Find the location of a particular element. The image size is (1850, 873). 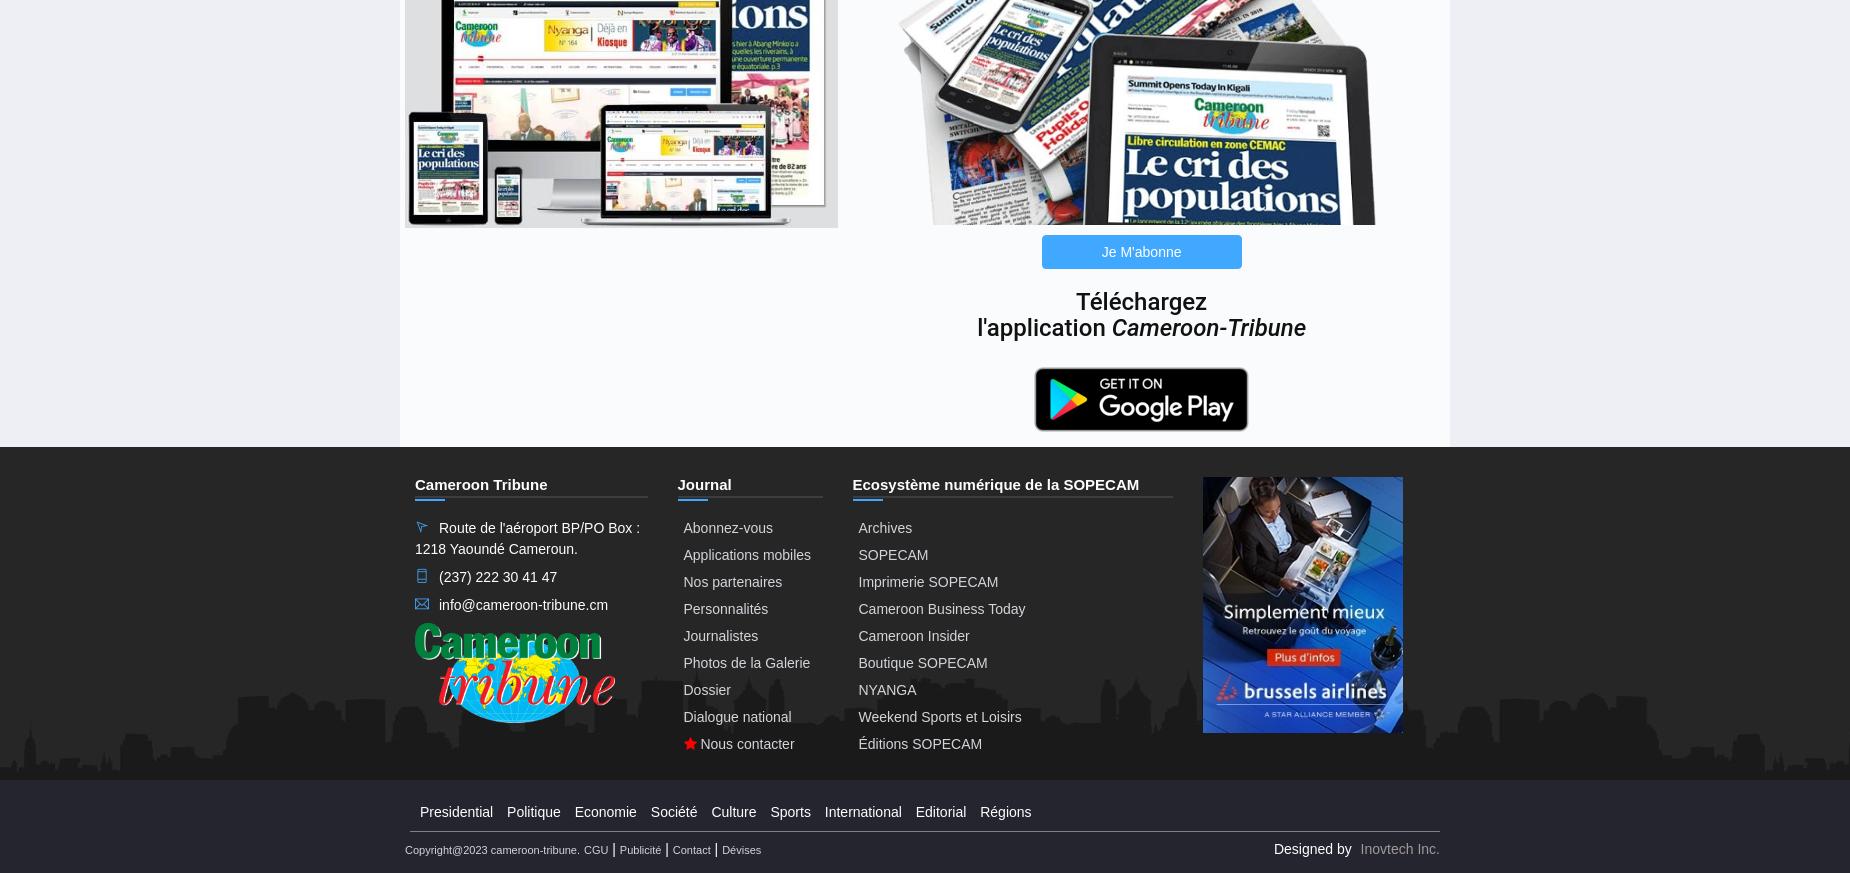

'Designed by' is located at coordinates (1271, 848).